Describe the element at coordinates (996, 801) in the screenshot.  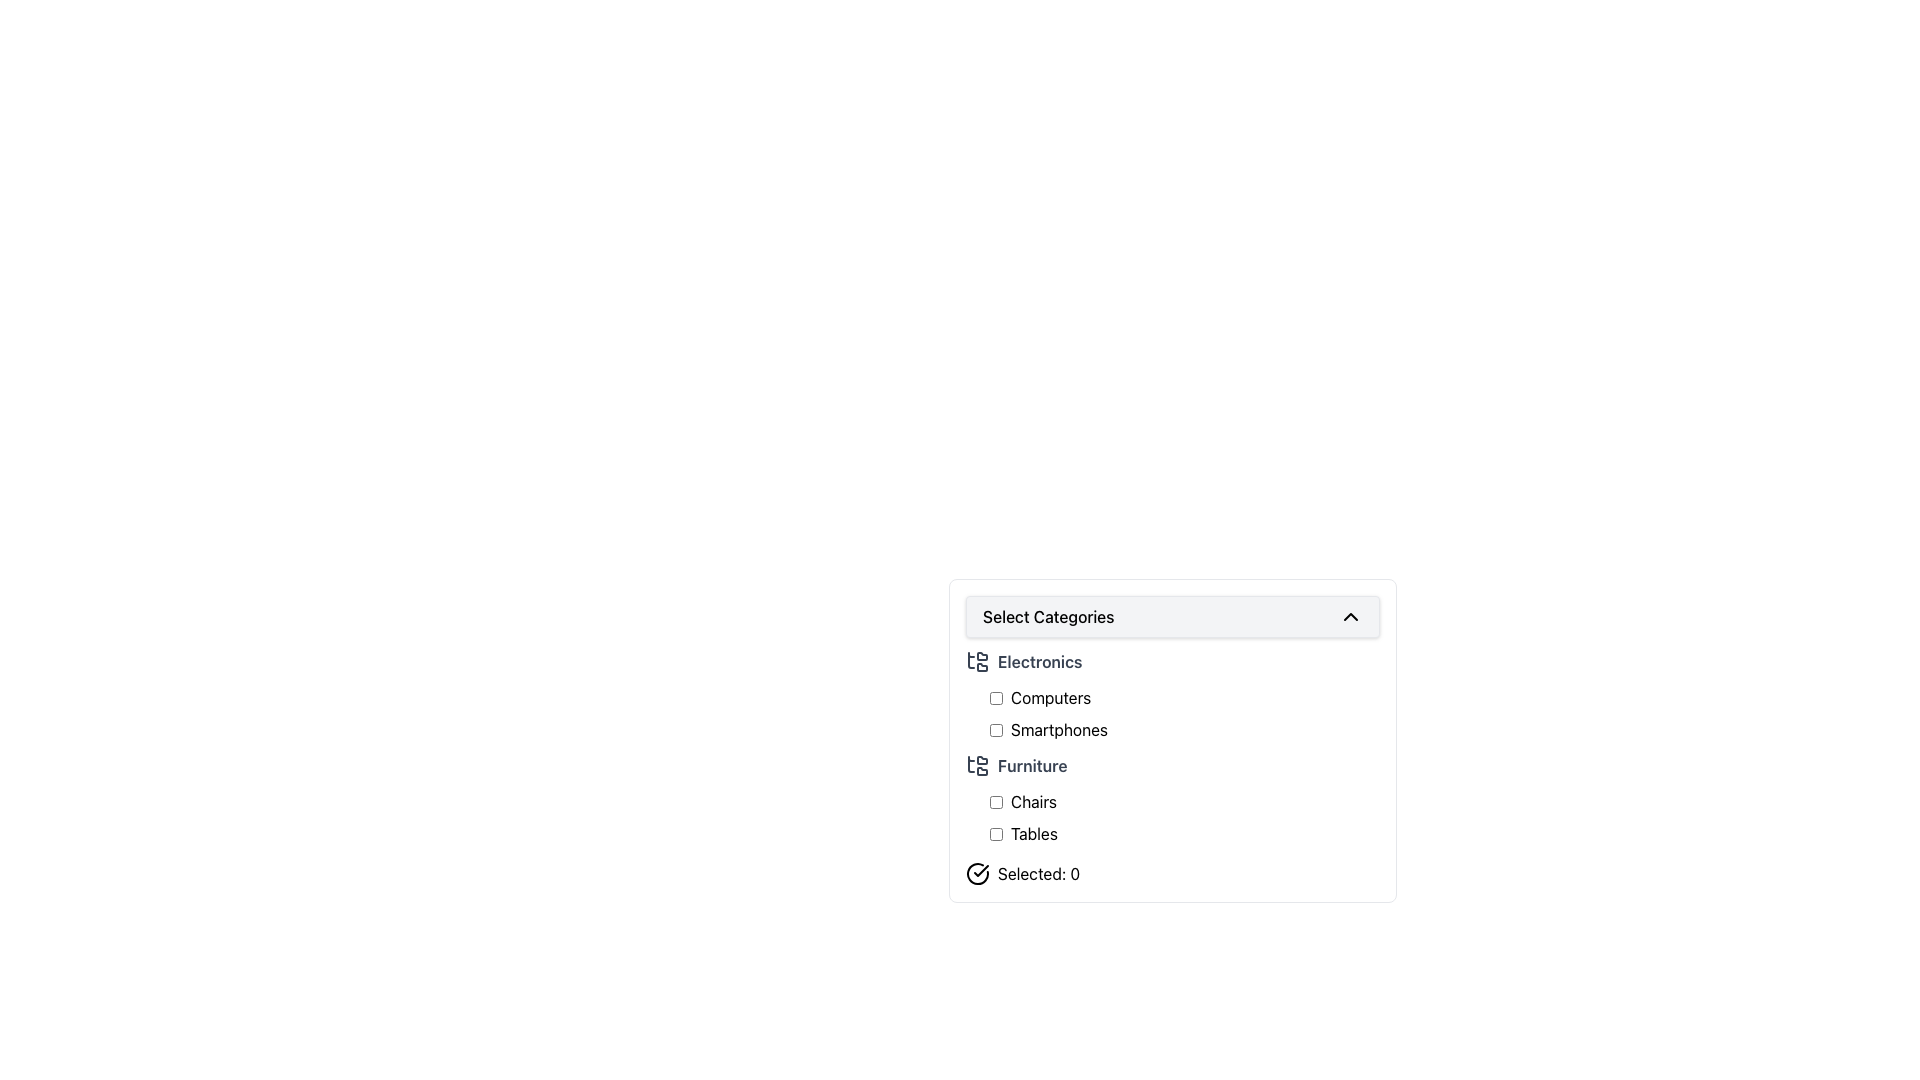
I see `the checkbox for the 'Chairs' category in the 'Furniture' section` at that location.